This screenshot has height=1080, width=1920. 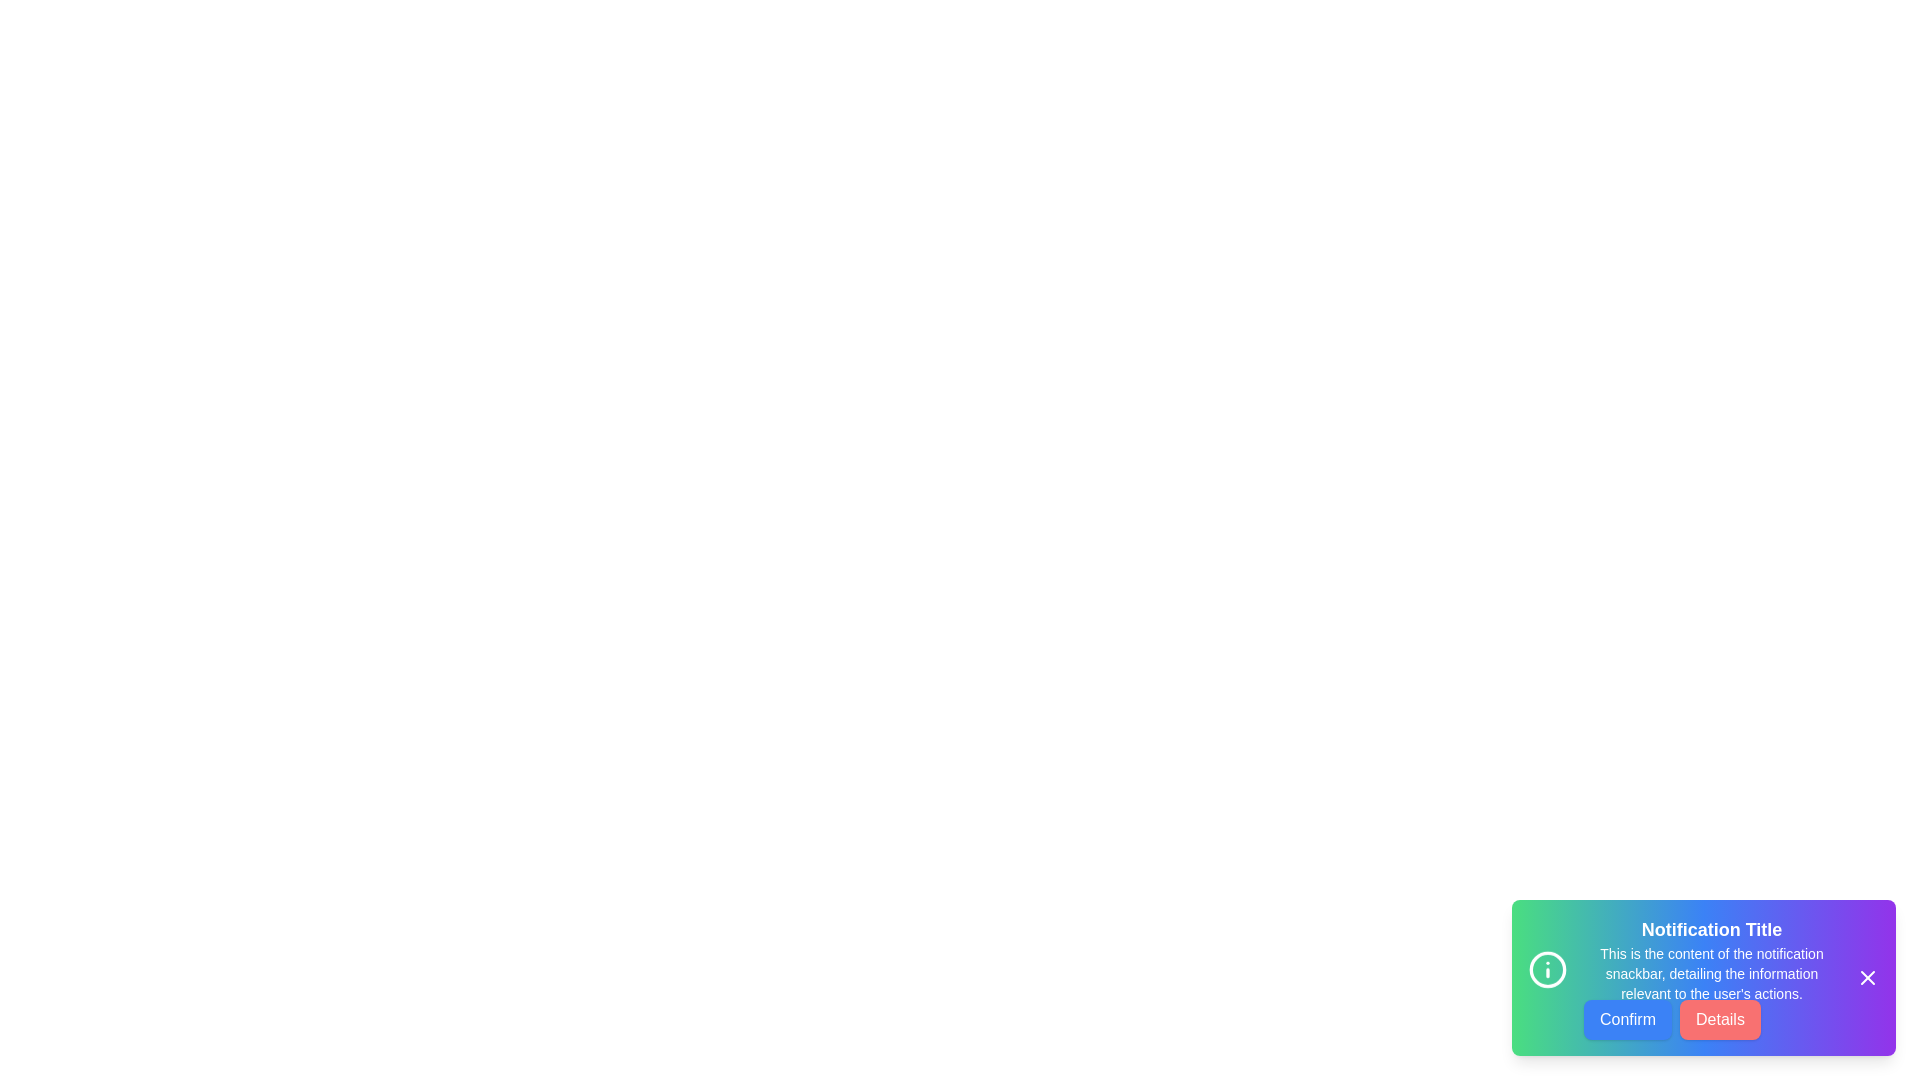 What do you see at coordinates (1866, 977) in the screenshot?
I see `'Close' button to dismiss the notification` at bounding box center [1866, 977].